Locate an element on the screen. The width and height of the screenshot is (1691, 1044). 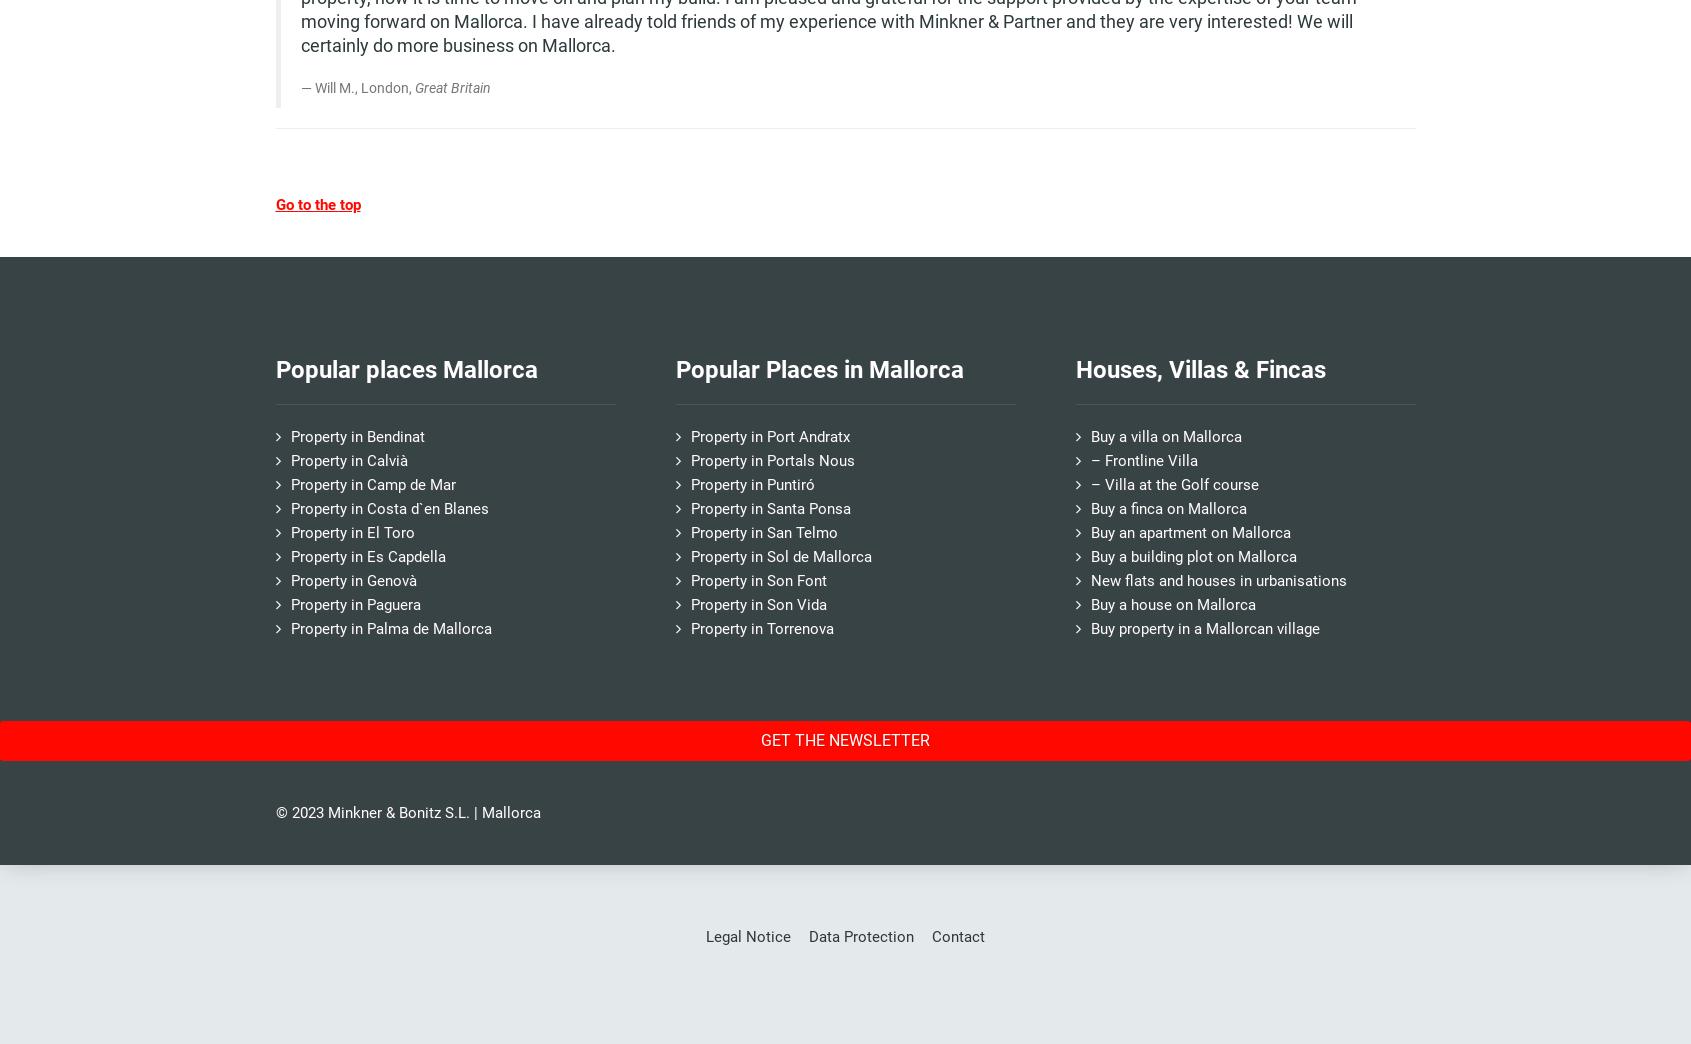
'Buy an apartment on Mallorca' is located at coordinates (1189, 531).